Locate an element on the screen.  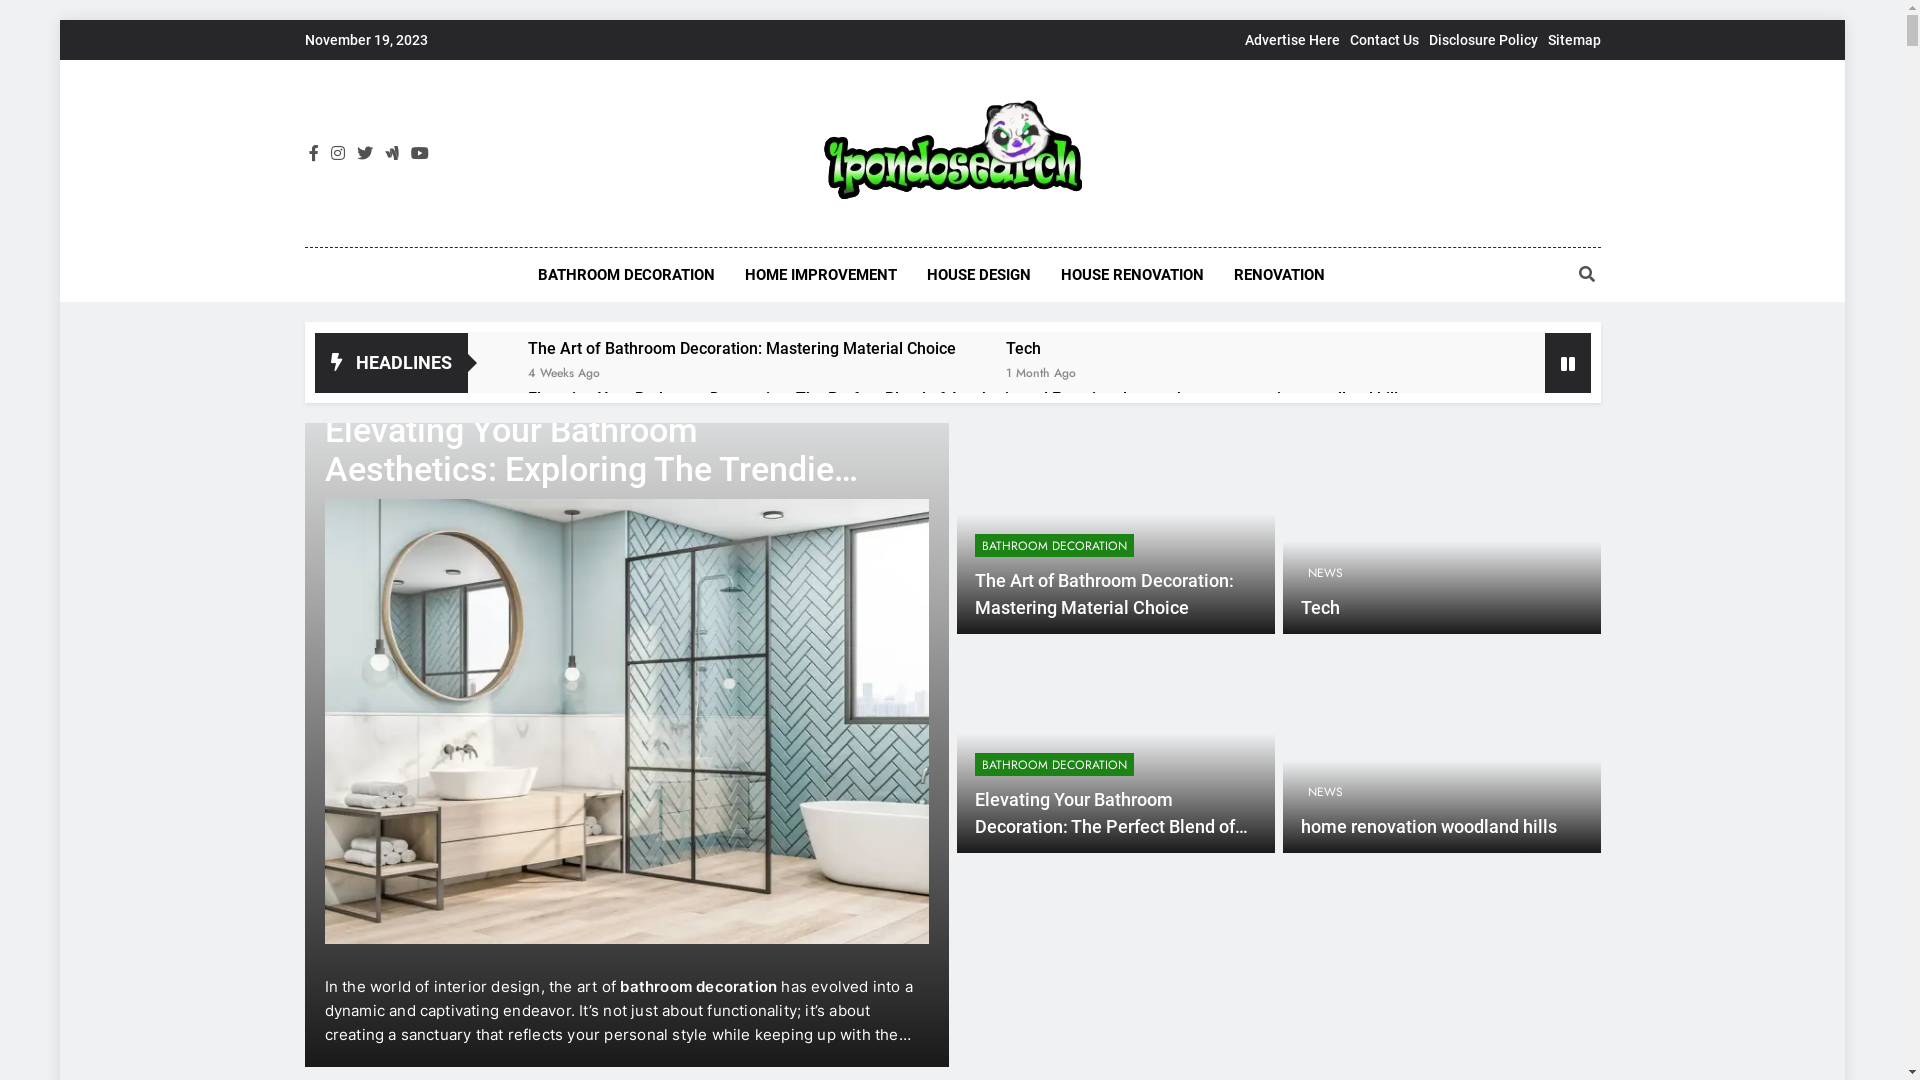
'Tech' is located at coordinates (1006, 347).